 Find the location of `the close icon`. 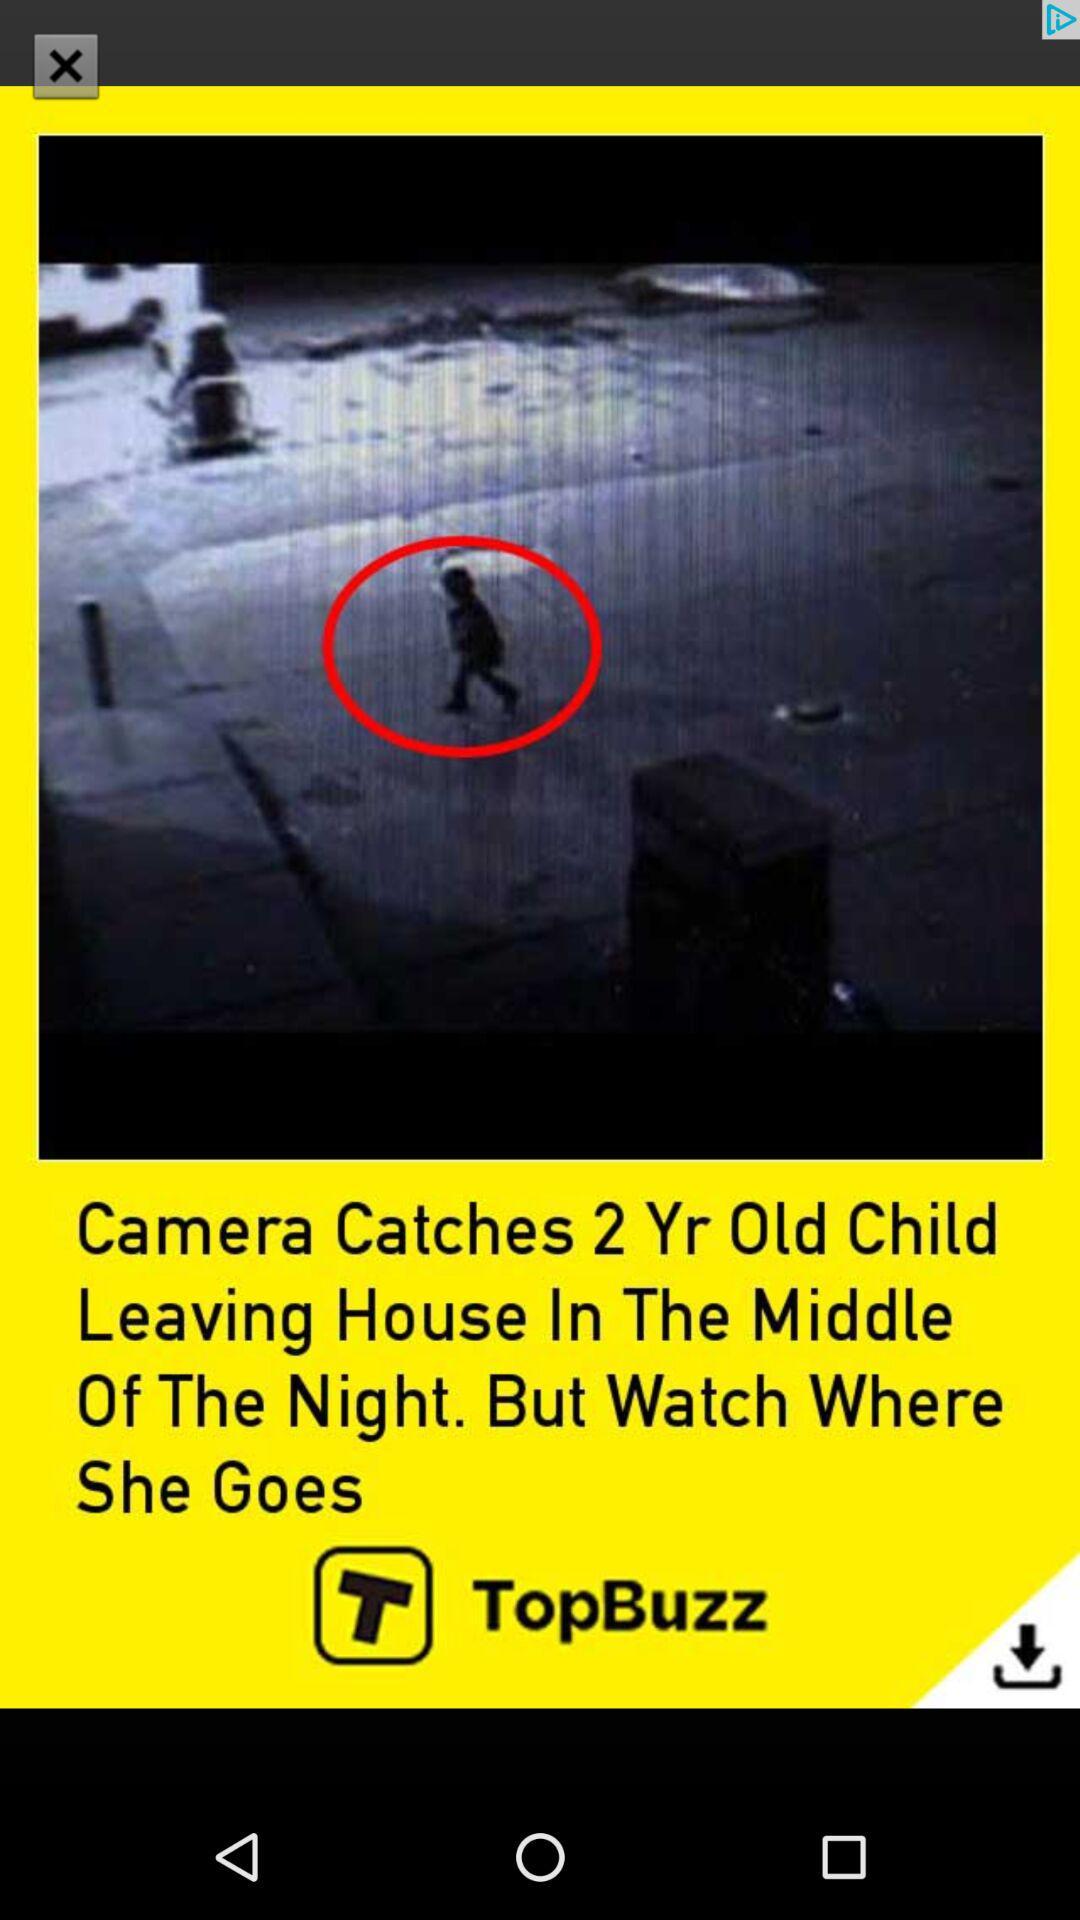

the close icon is located at coordinates (64, 70).